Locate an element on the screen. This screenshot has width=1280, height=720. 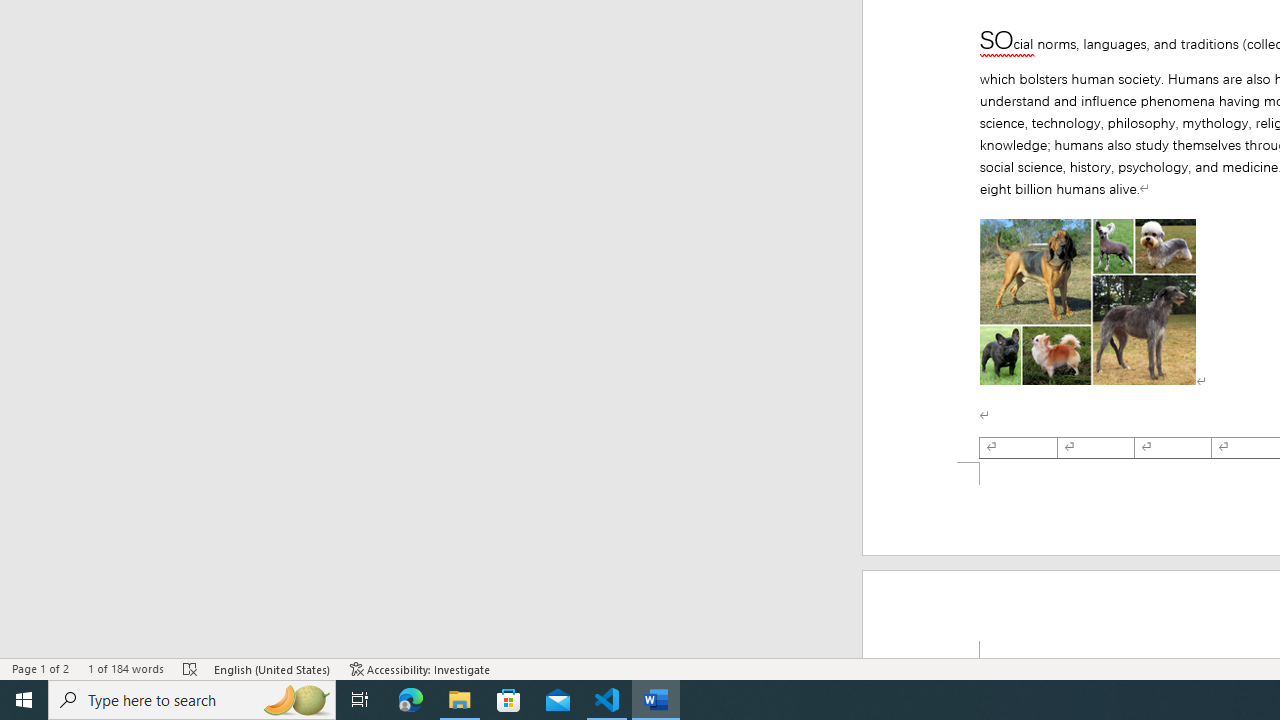
'Language English (United States)' is located at coordinates (272, 669).